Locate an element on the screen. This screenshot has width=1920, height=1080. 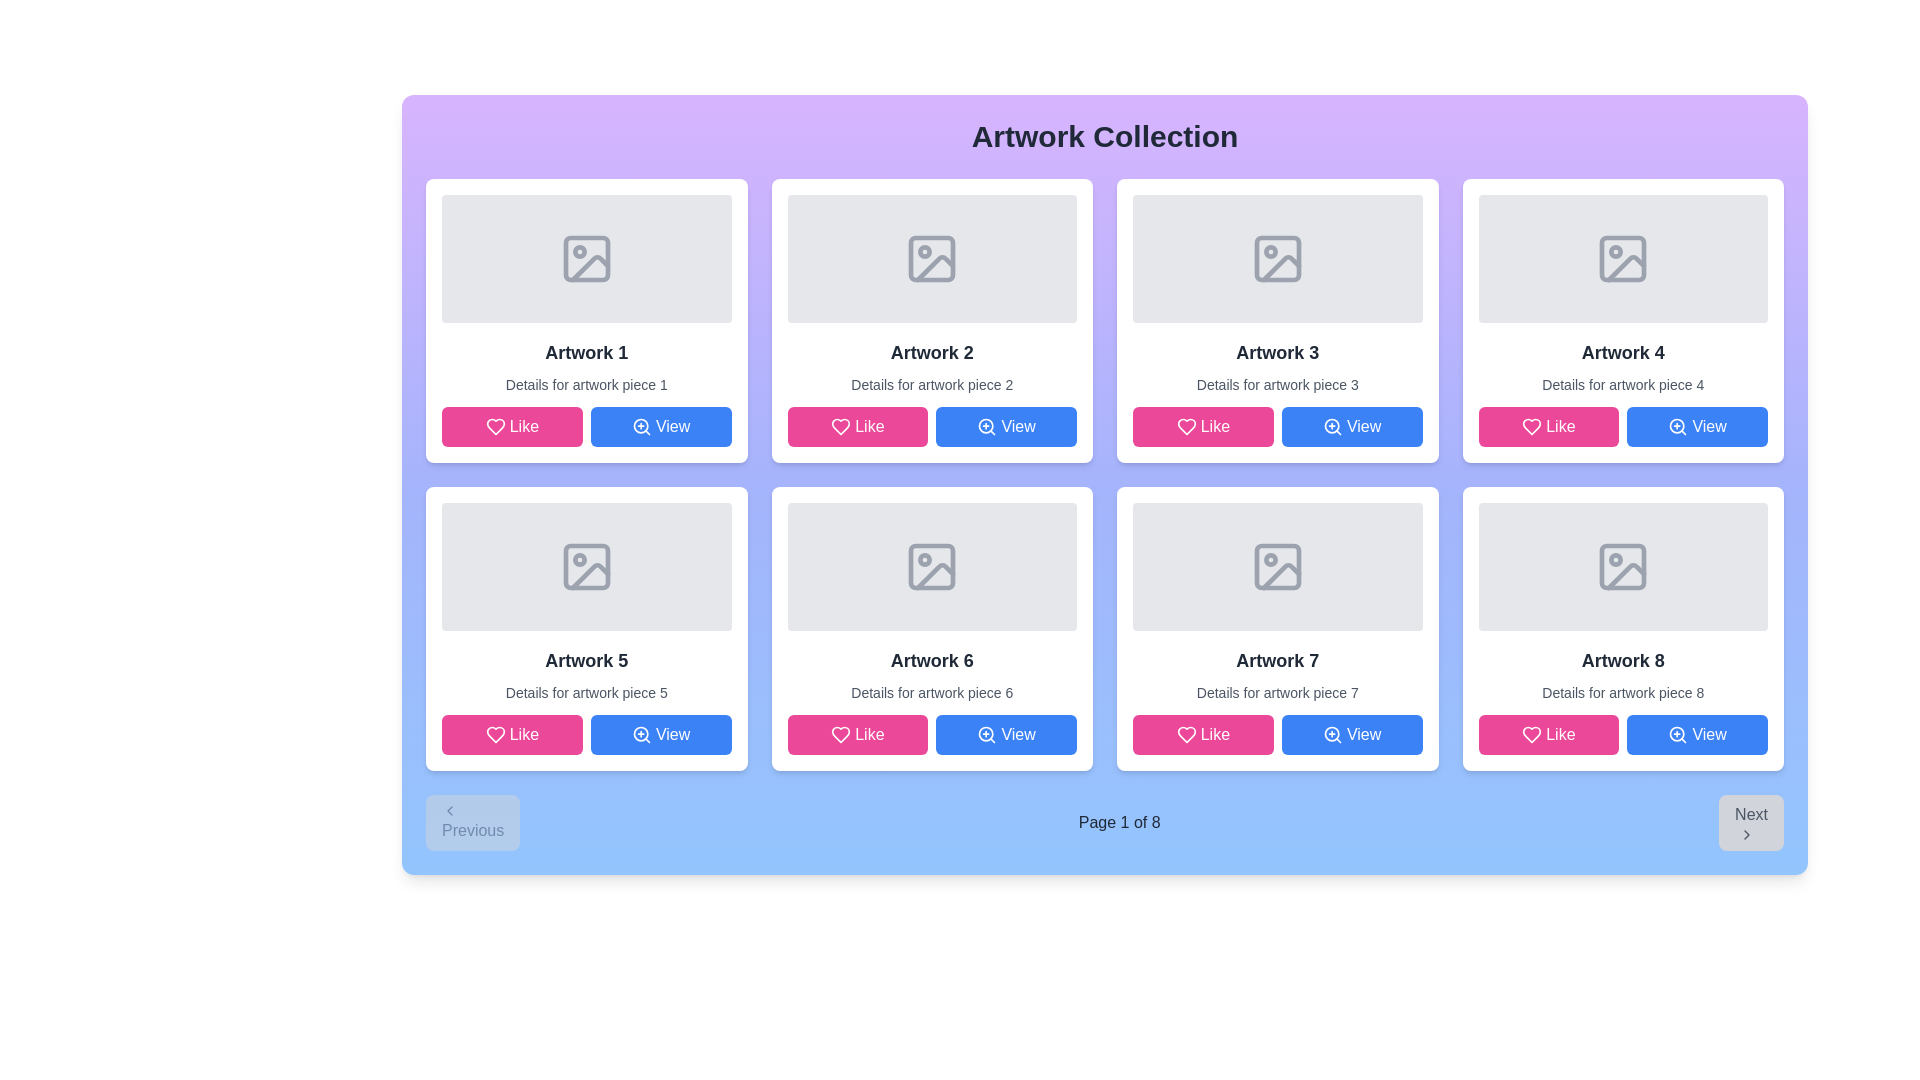
the Text label that displays the current page information (Page 1 of 8) located in the pagination control bar at the bottom of the page is located at coordinates (1118, 822).